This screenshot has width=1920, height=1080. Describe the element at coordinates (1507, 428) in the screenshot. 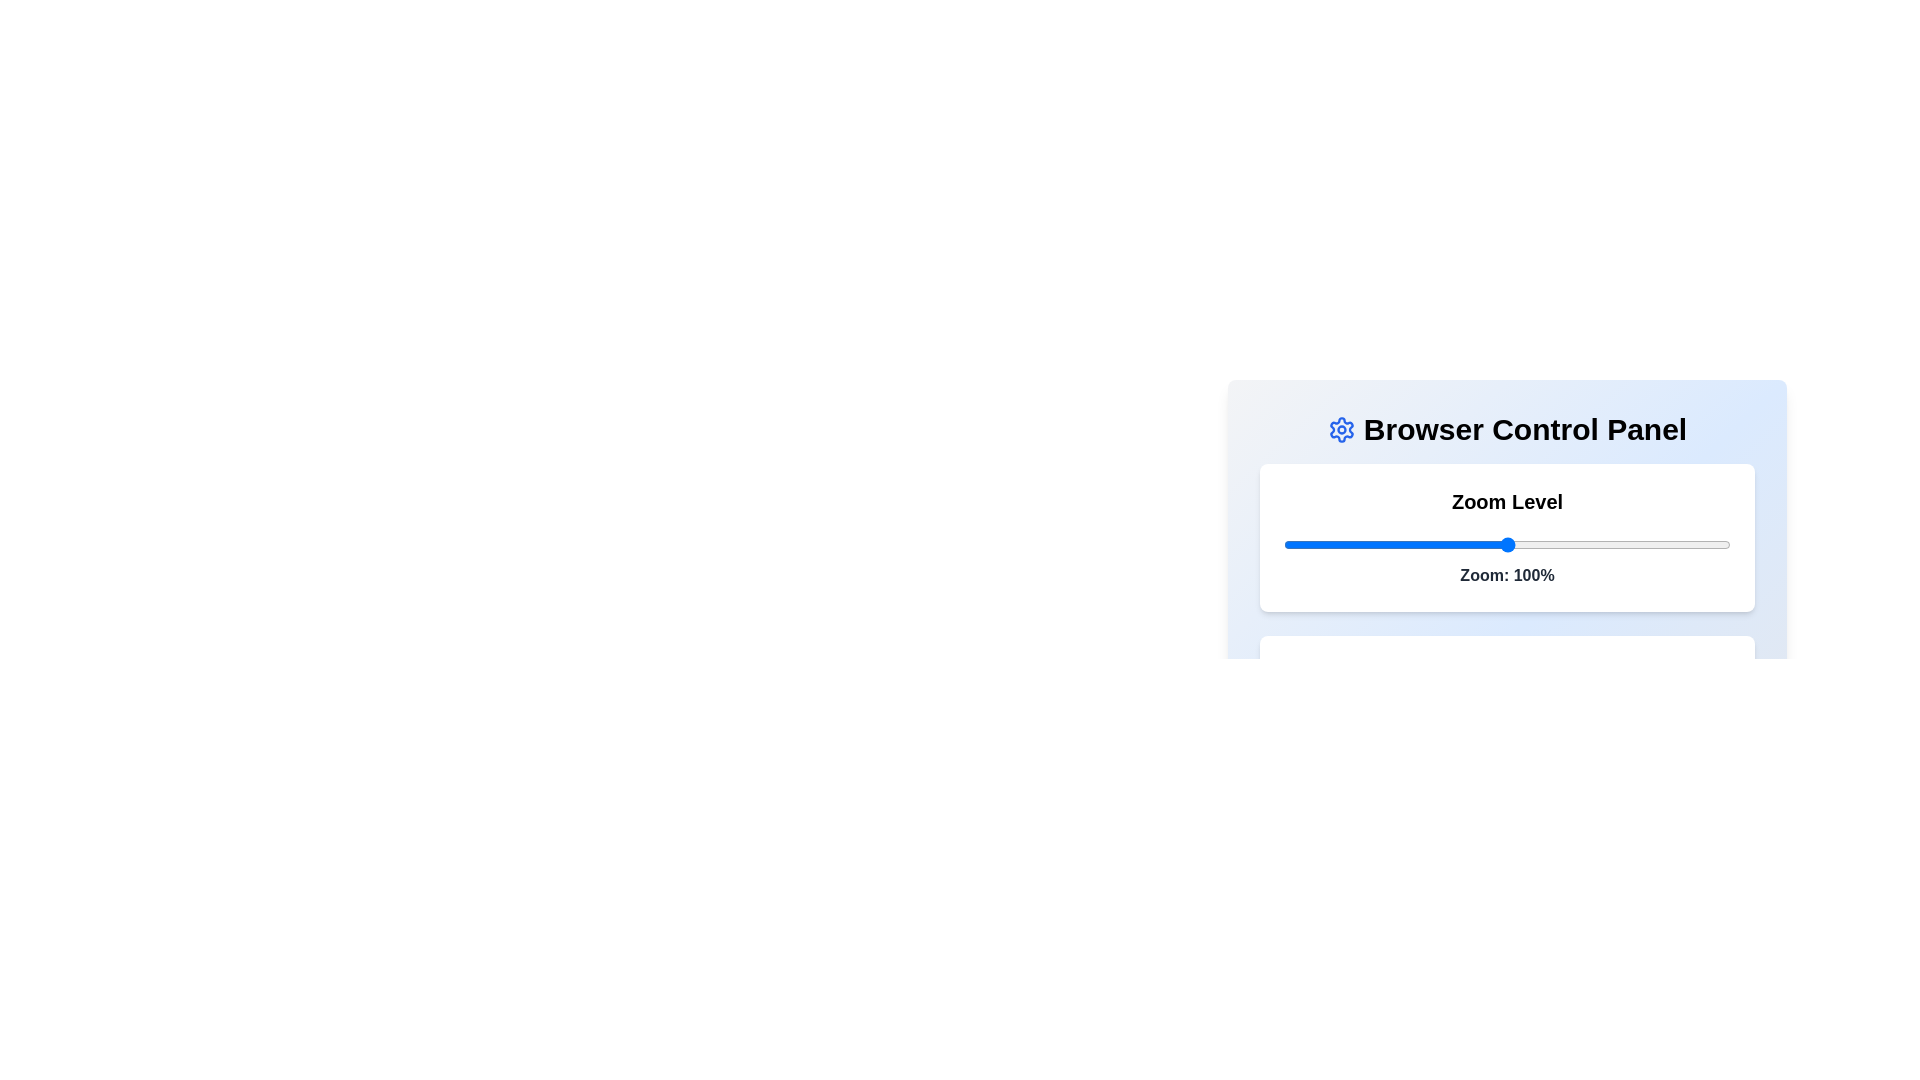

I see `the 'Browser Control Panel' heading` at that location.